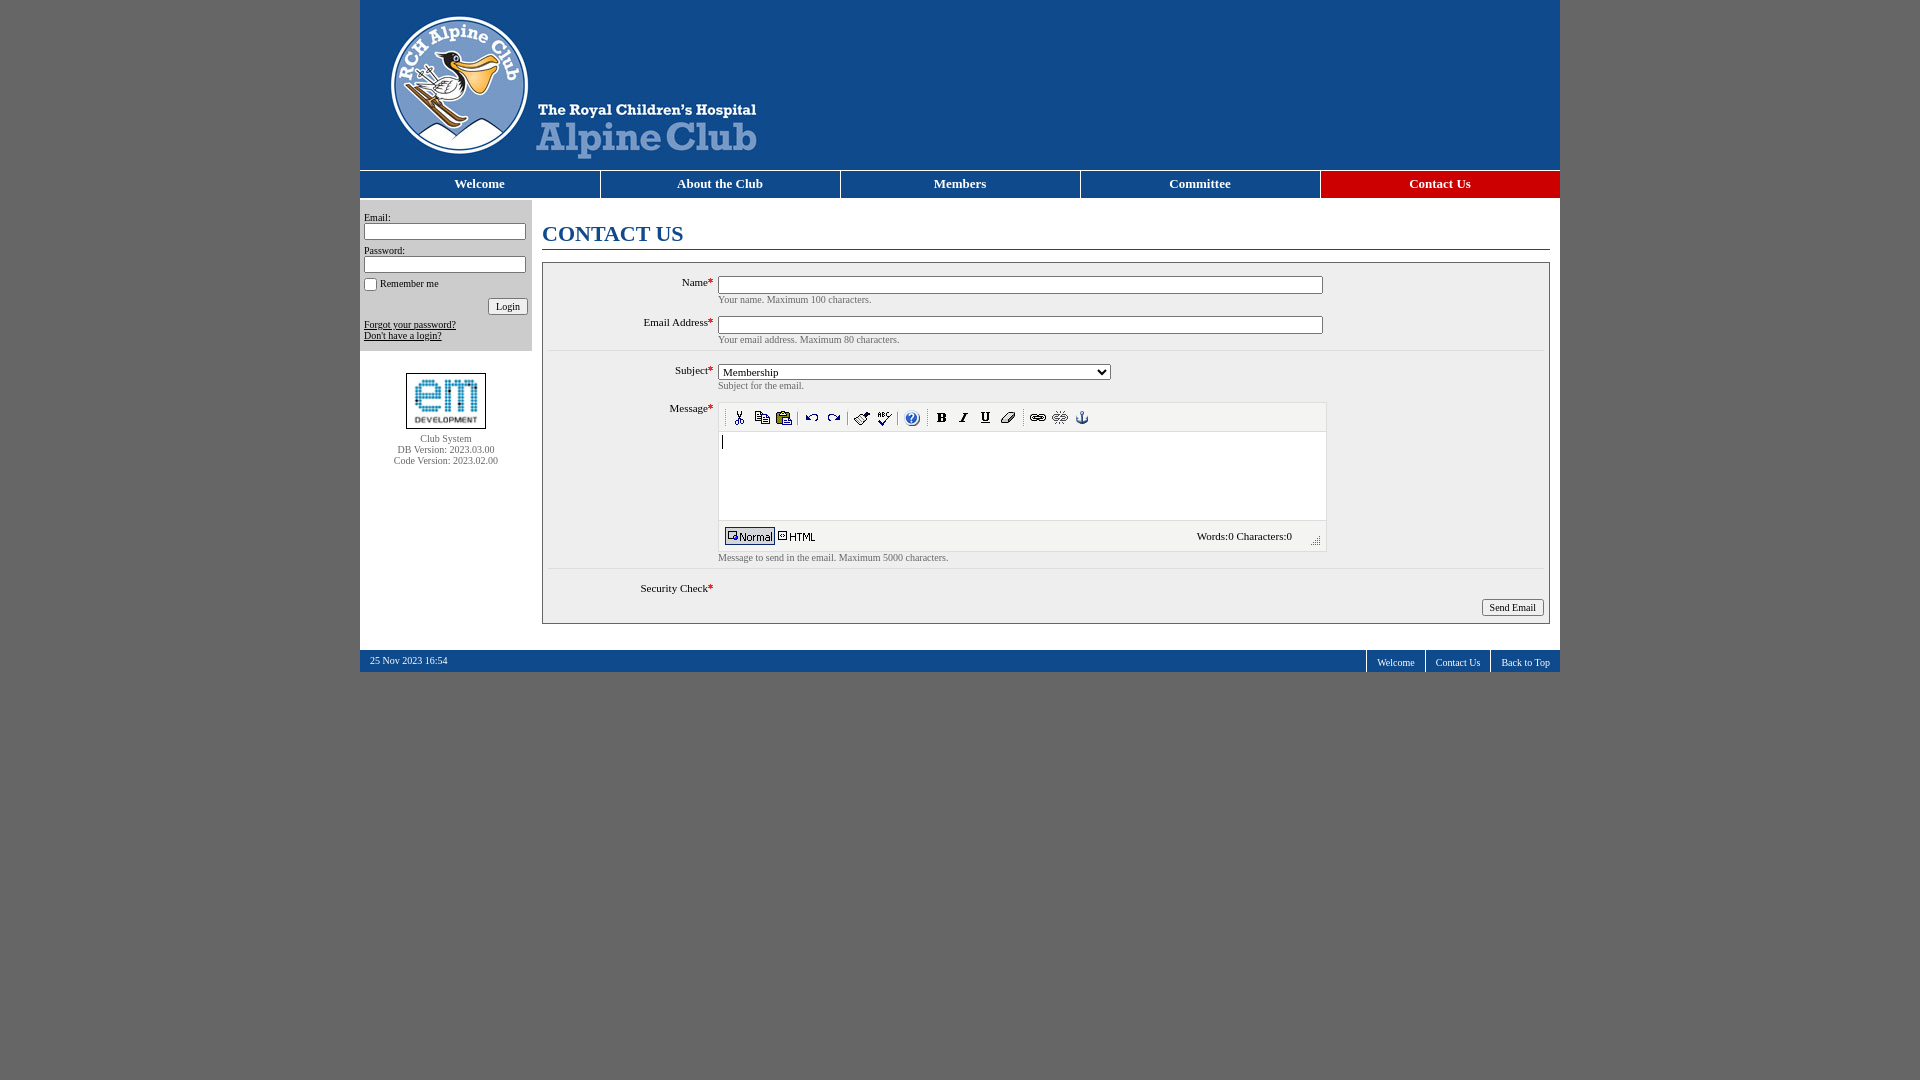  I want to click on 'Underline', so click(985, 416).